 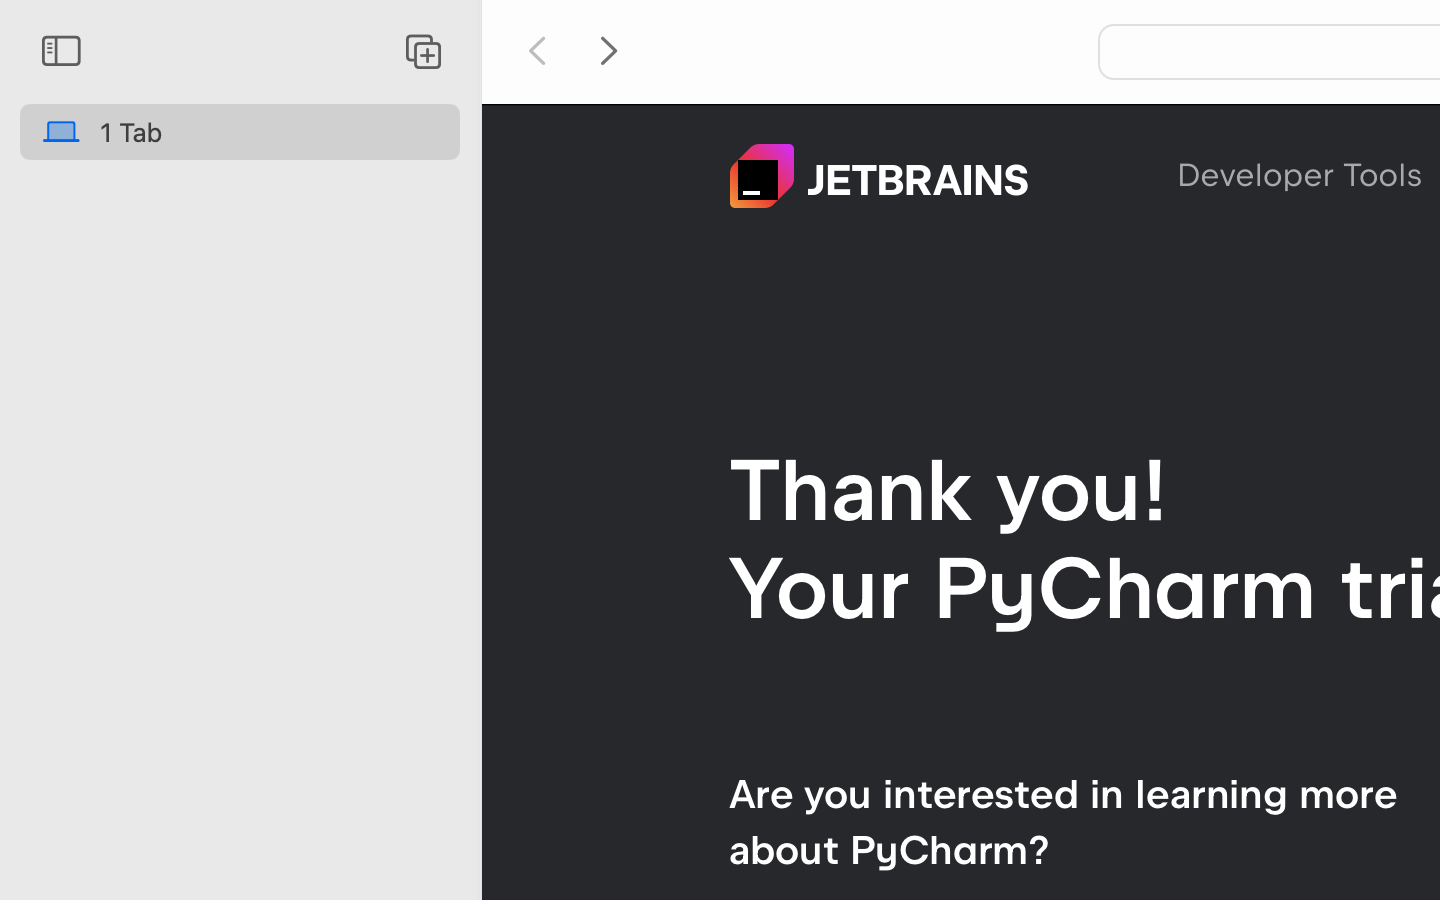 What do you see at coordinates (948, 488) in the screenshot?
I see `'Thank you!'` at bounding box center [948, 488].